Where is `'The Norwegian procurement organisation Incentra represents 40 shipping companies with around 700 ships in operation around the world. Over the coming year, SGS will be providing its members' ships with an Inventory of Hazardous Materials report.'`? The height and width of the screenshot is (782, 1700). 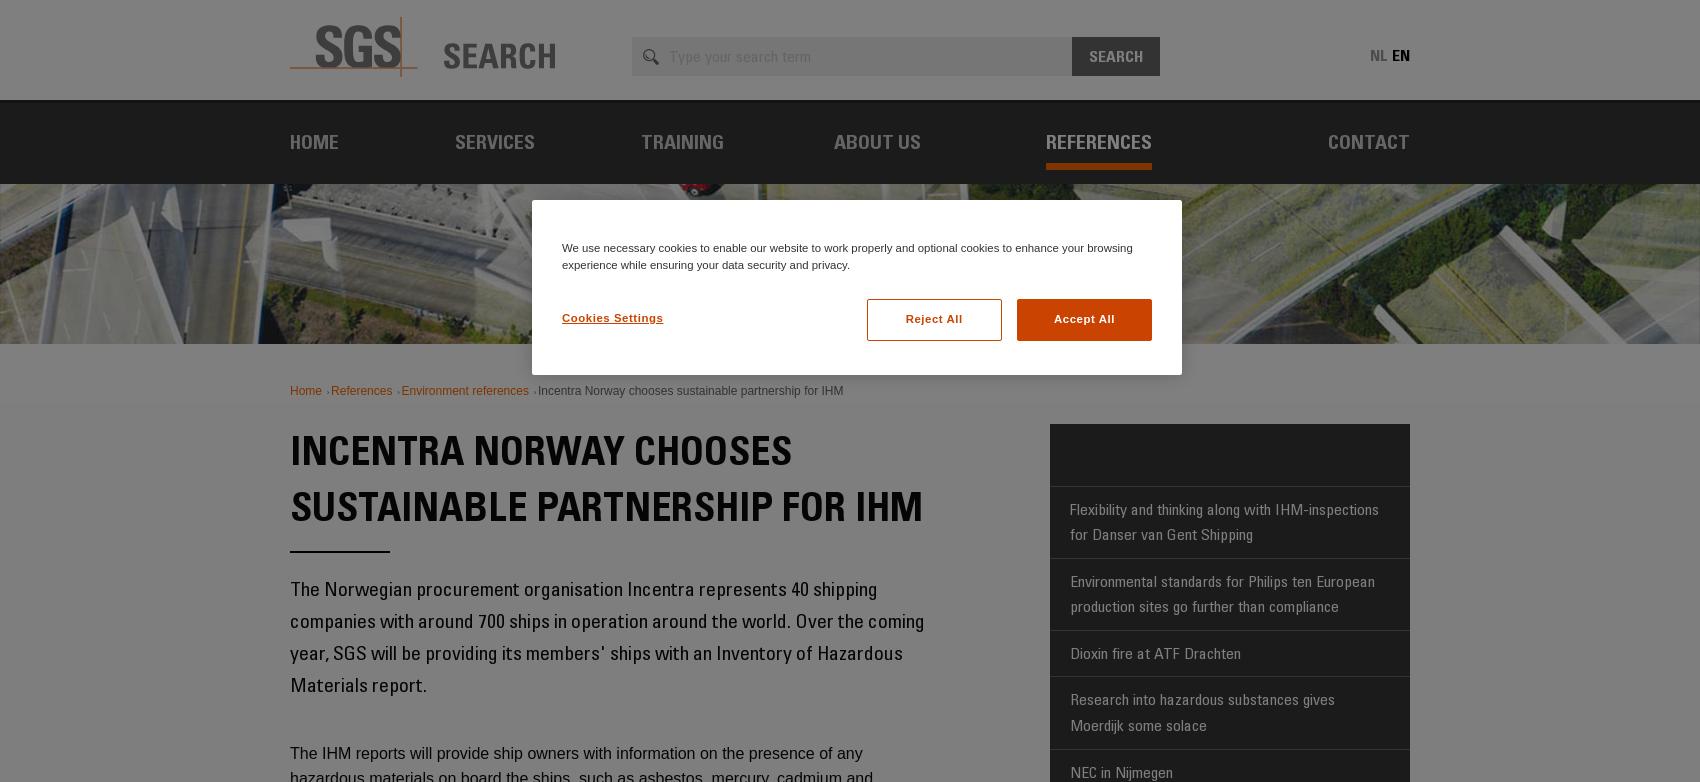 'The Norwegian procurement organisation Incentra represents 40 shipping companies with around 700 ships in operation around the world. Over the coming year, SGS will be providing its members' ships with an Inventory of Hazardous Materials report.' is located at coordinates (606, 635).